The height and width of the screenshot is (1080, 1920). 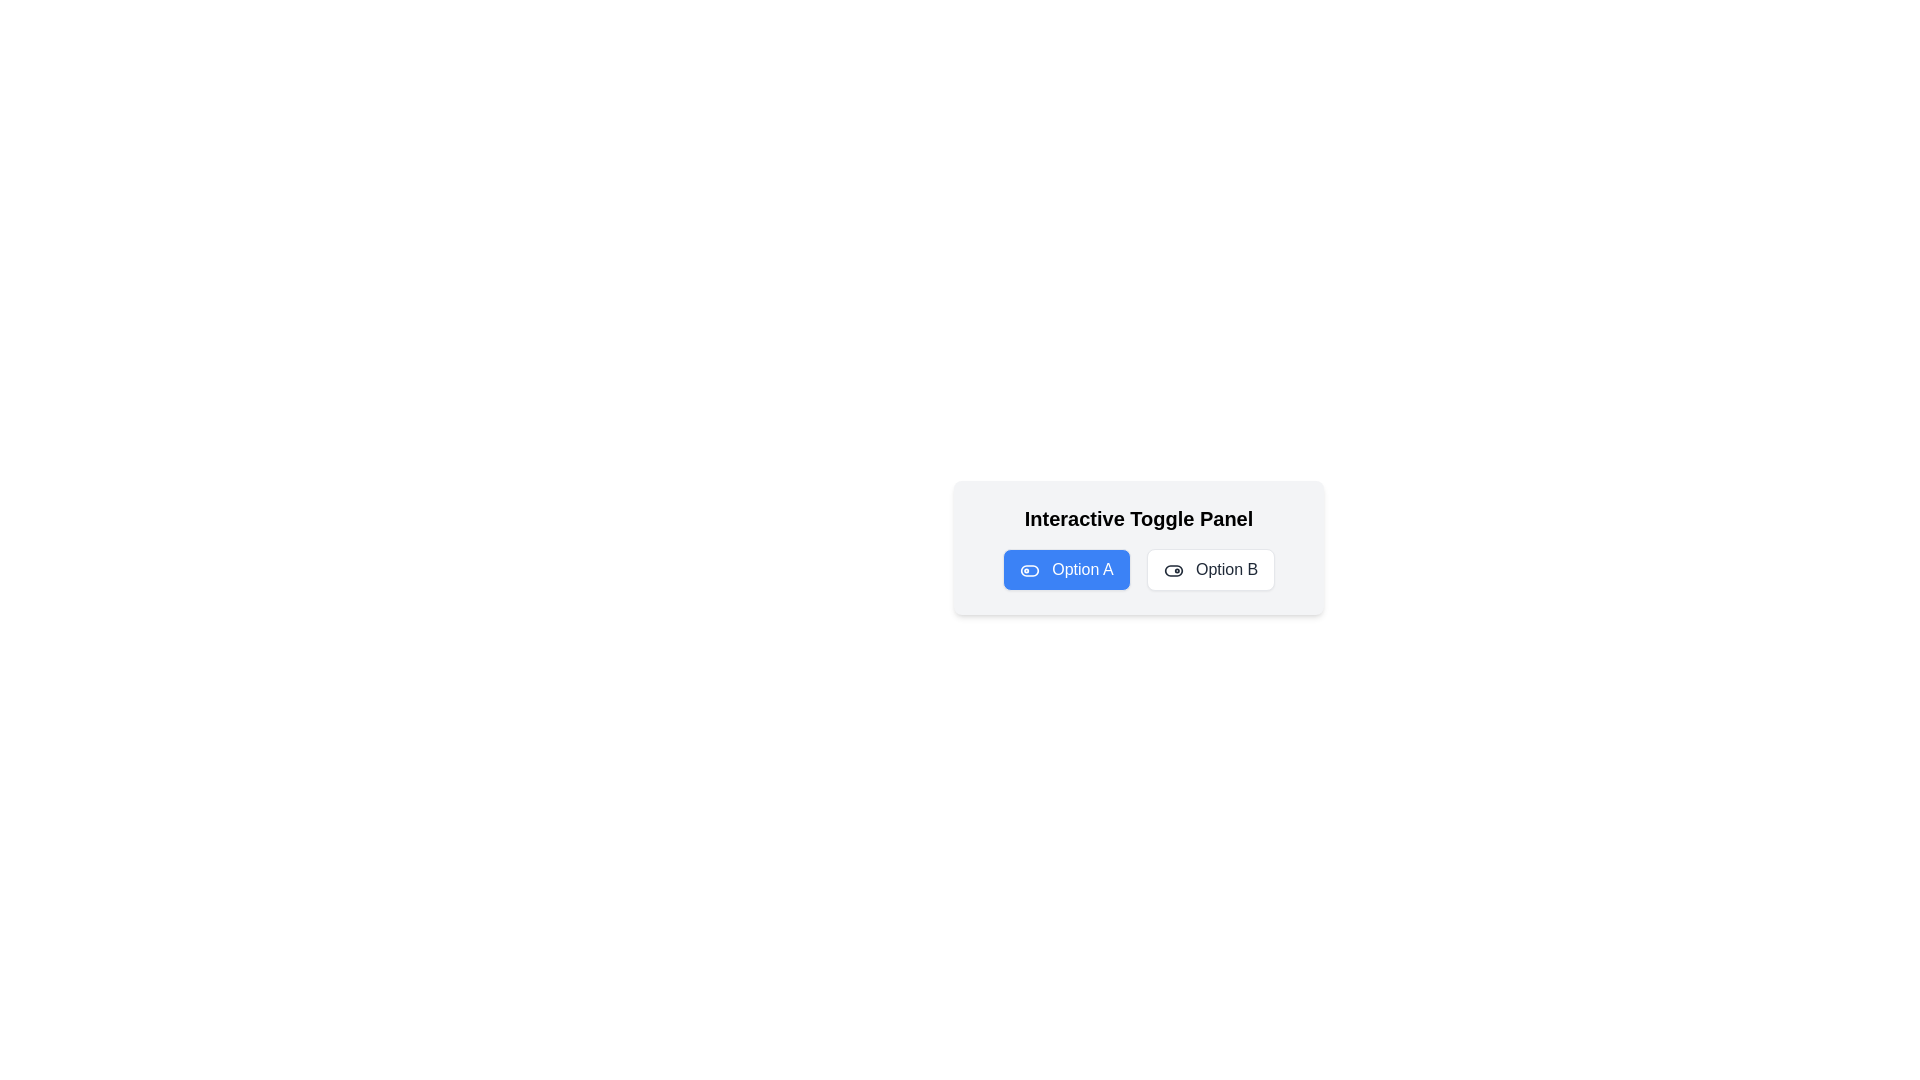 What do you see at coordinates (1173, 570) in the screenshot?
I see `the toggle switch icon located within the 'Option B' button, specifically aligned towards its left side` at bounding box center [1173, 570].